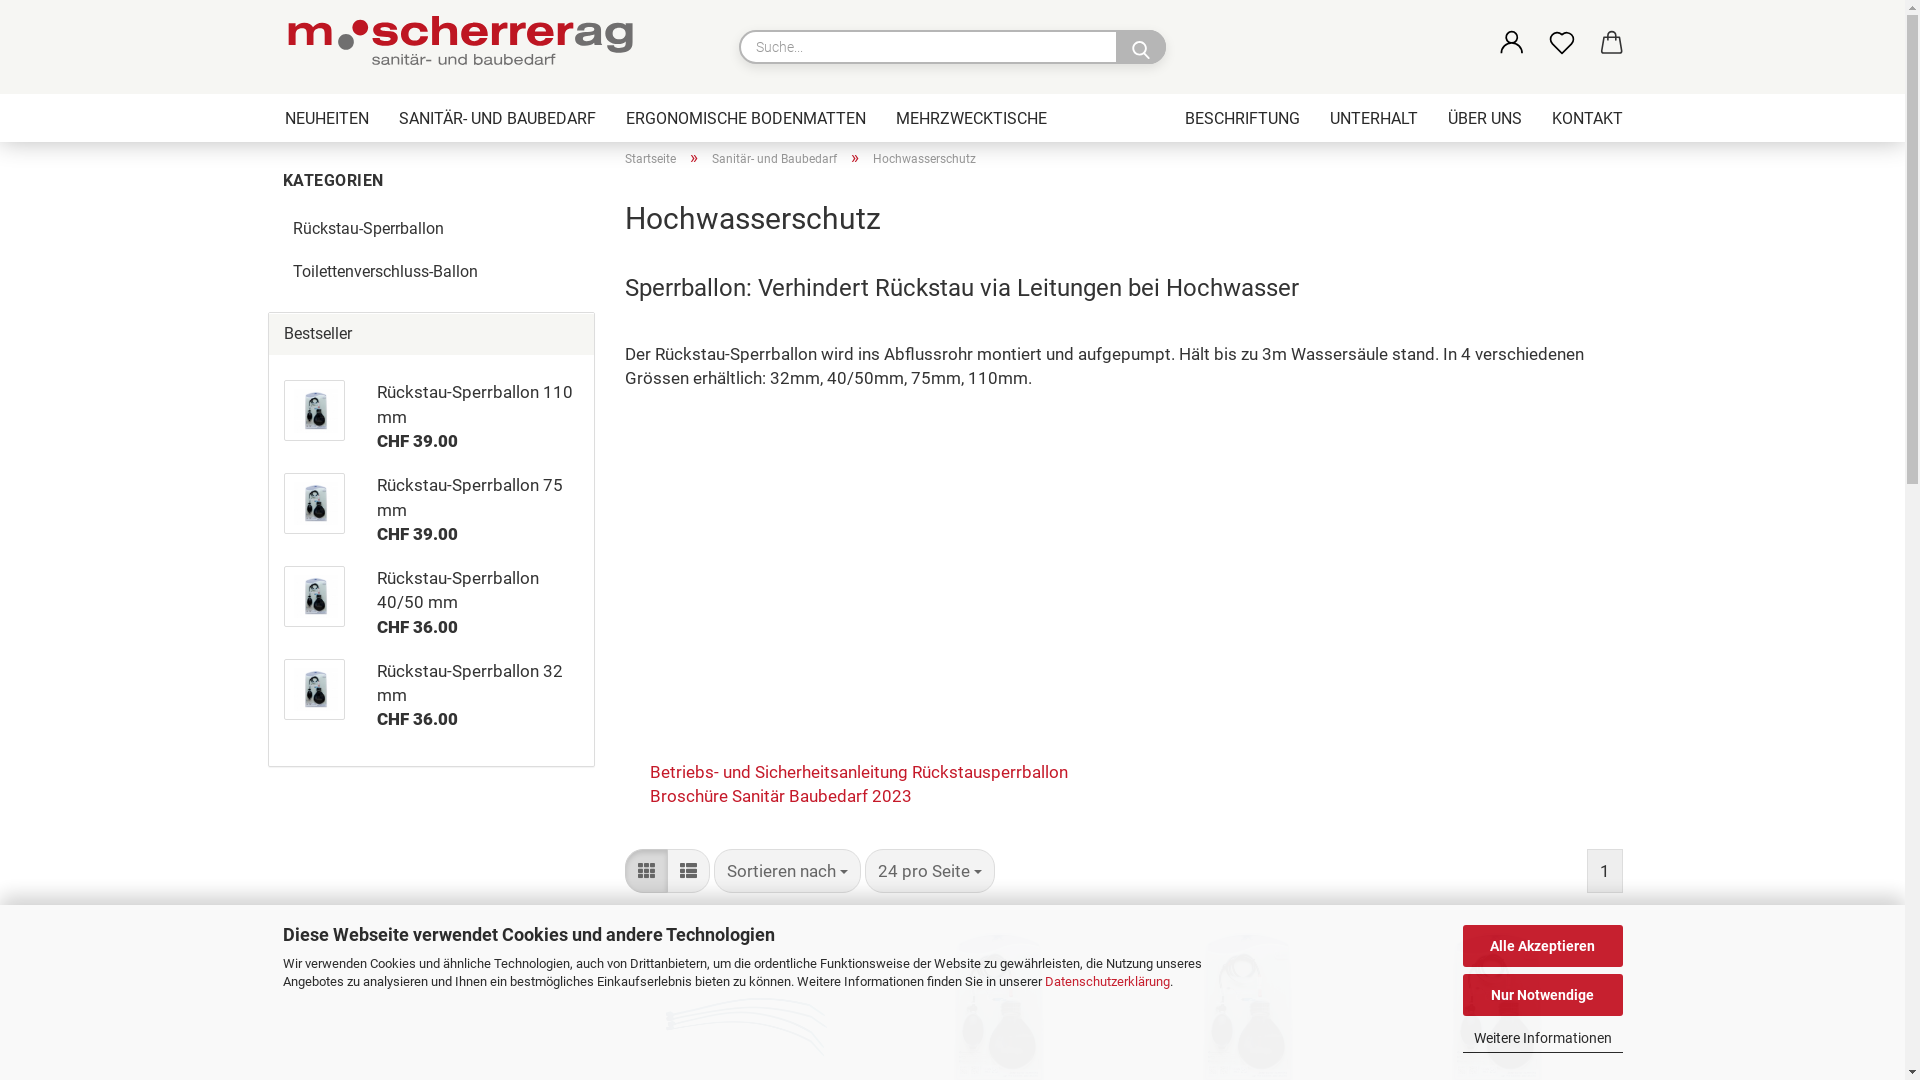  I want to click on 'BESCHRIFTUNG', so click(1241, 118).